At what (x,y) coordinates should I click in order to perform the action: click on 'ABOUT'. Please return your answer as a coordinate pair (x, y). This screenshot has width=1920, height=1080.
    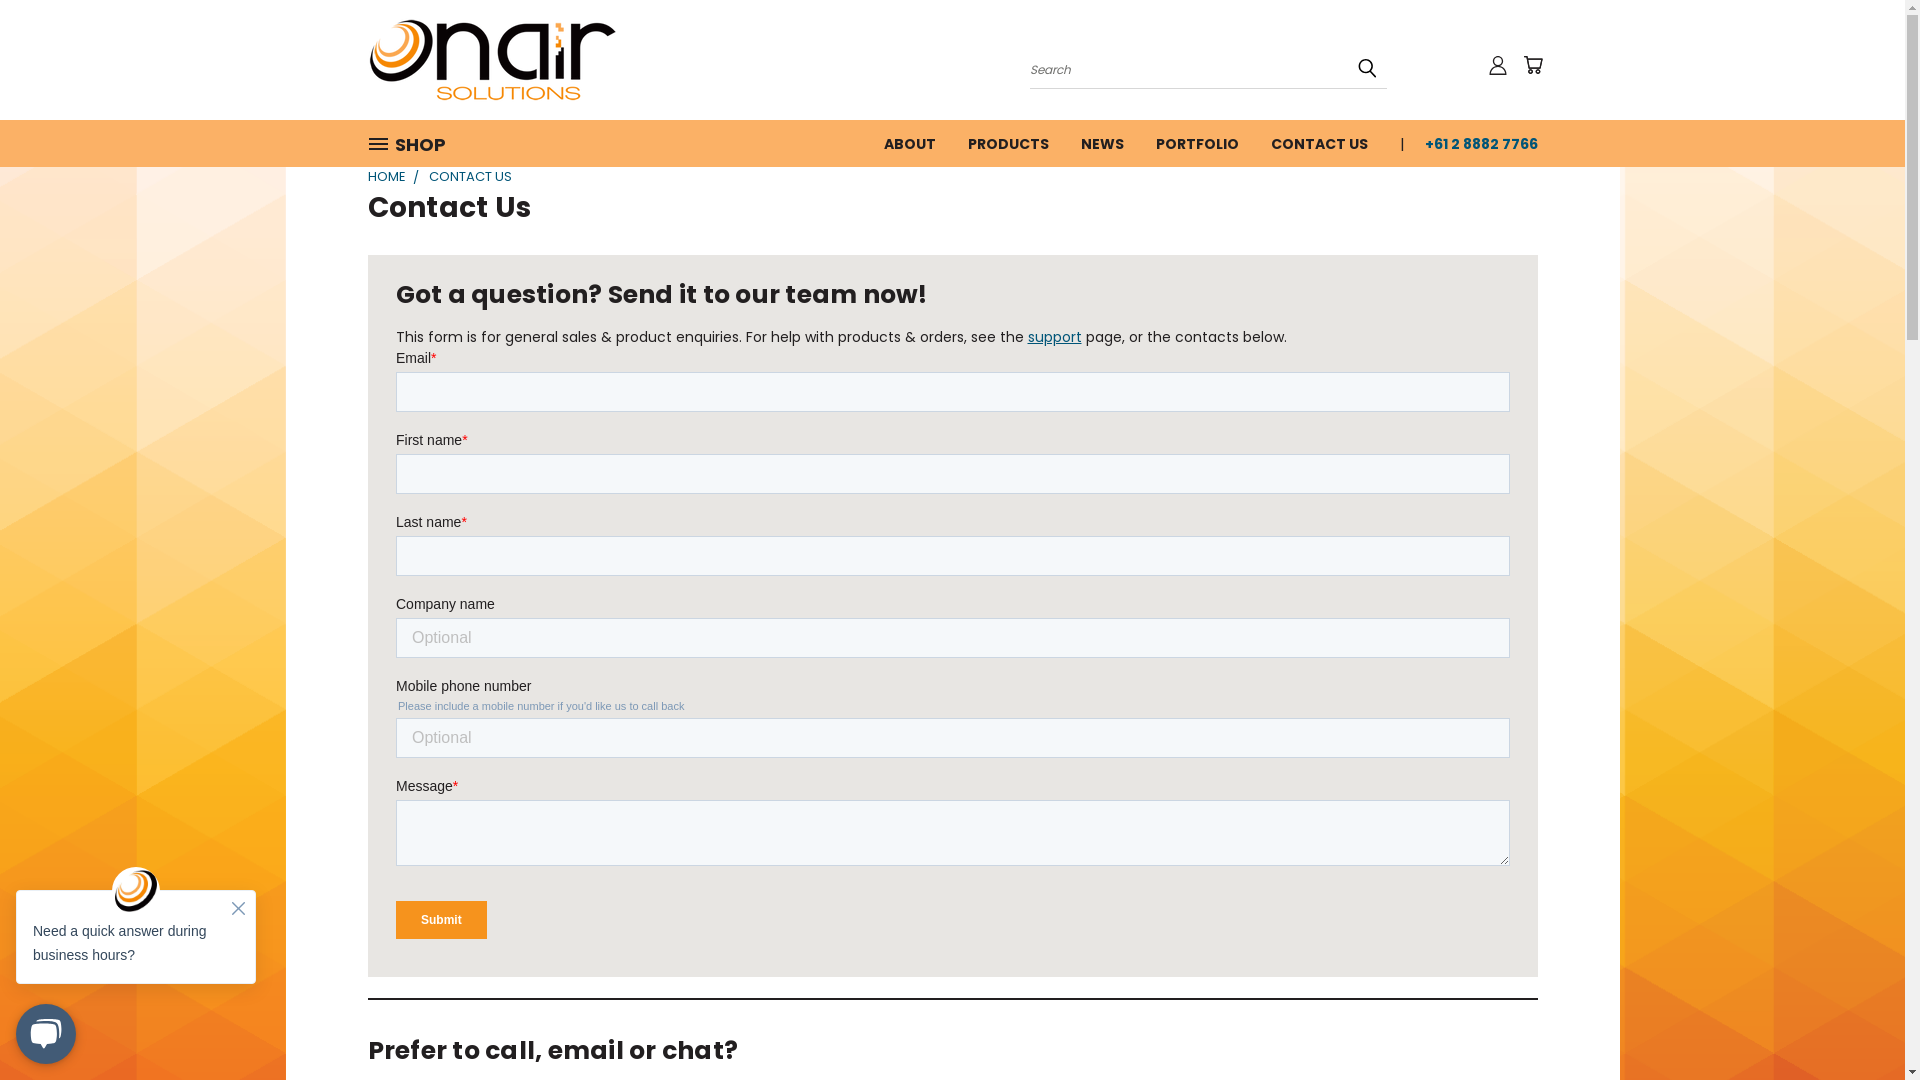
    Looking at the image, I should click on (909, 141).